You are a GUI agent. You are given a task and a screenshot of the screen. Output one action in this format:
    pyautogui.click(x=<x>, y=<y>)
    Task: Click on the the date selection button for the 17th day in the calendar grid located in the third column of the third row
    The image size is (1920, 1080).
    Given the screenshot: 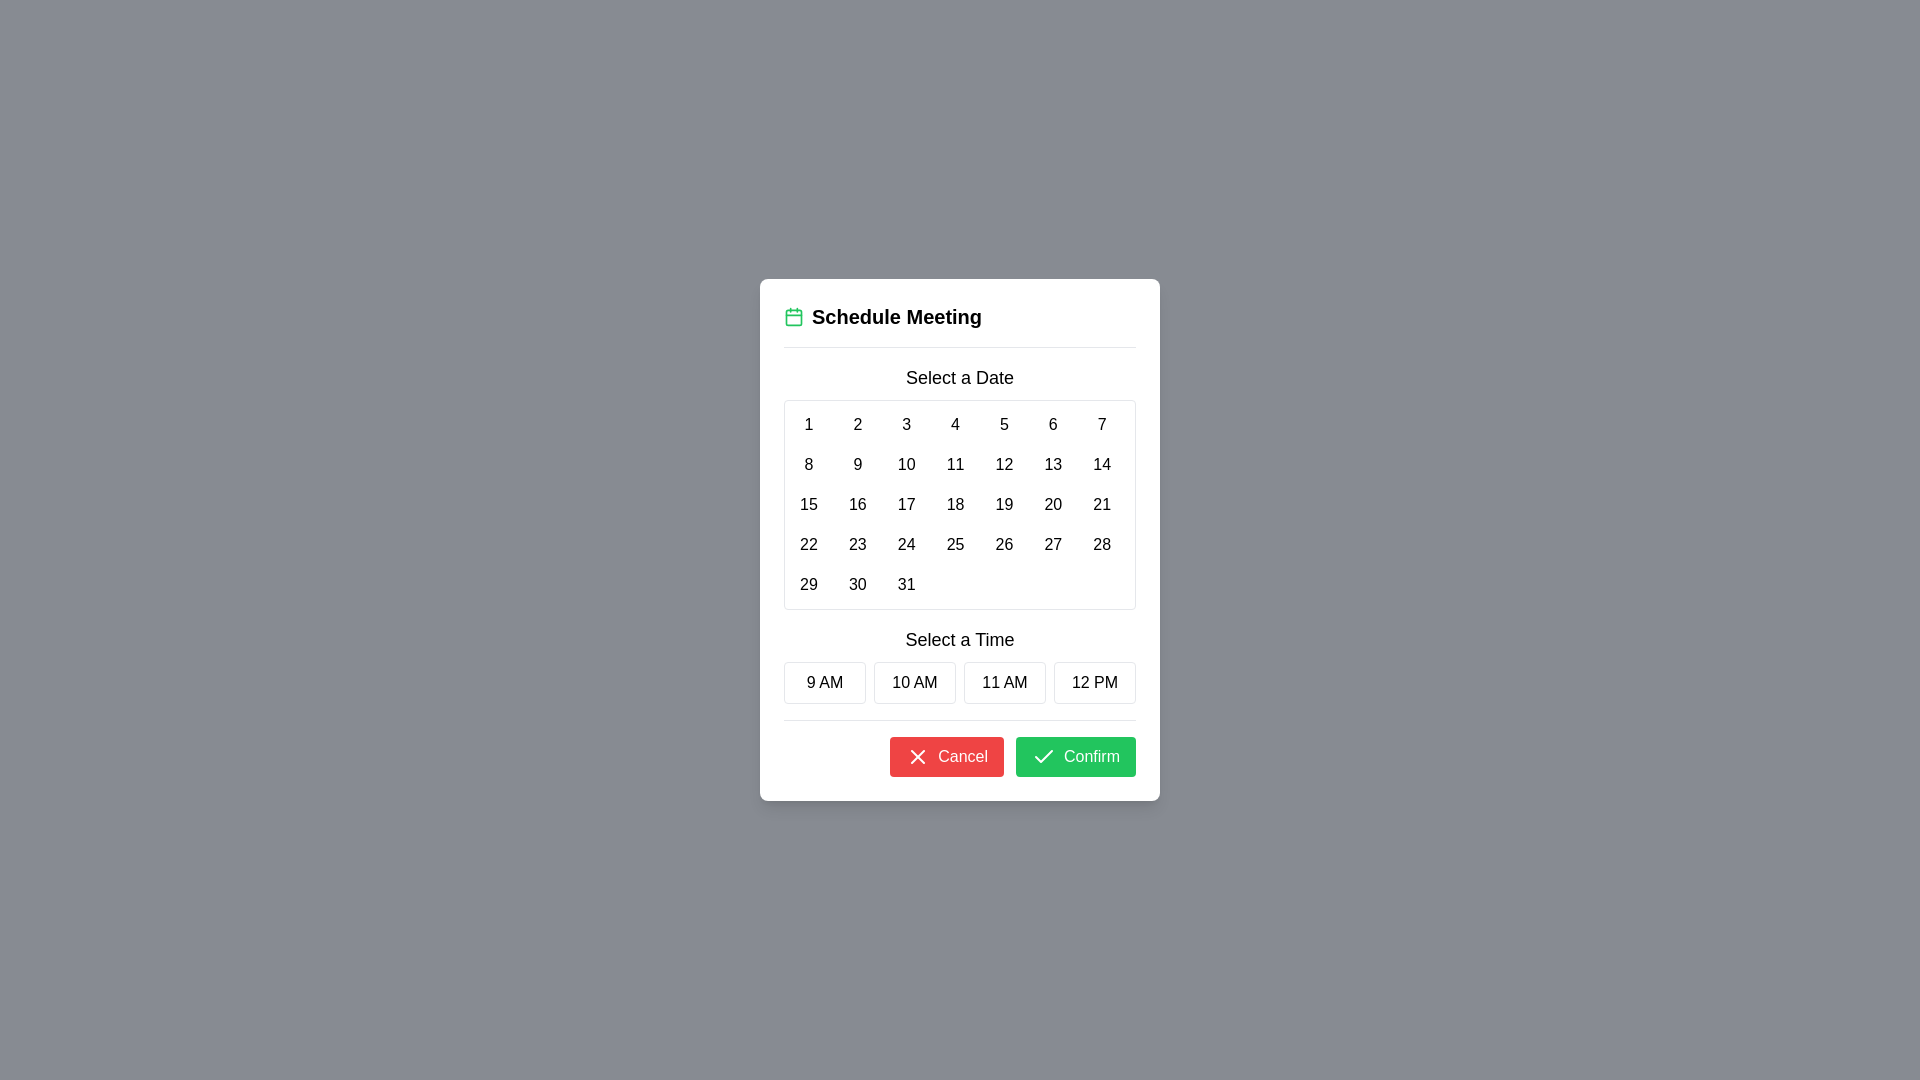 What is the action you would take?
    pyautogui.click(x=905, y=504)
    